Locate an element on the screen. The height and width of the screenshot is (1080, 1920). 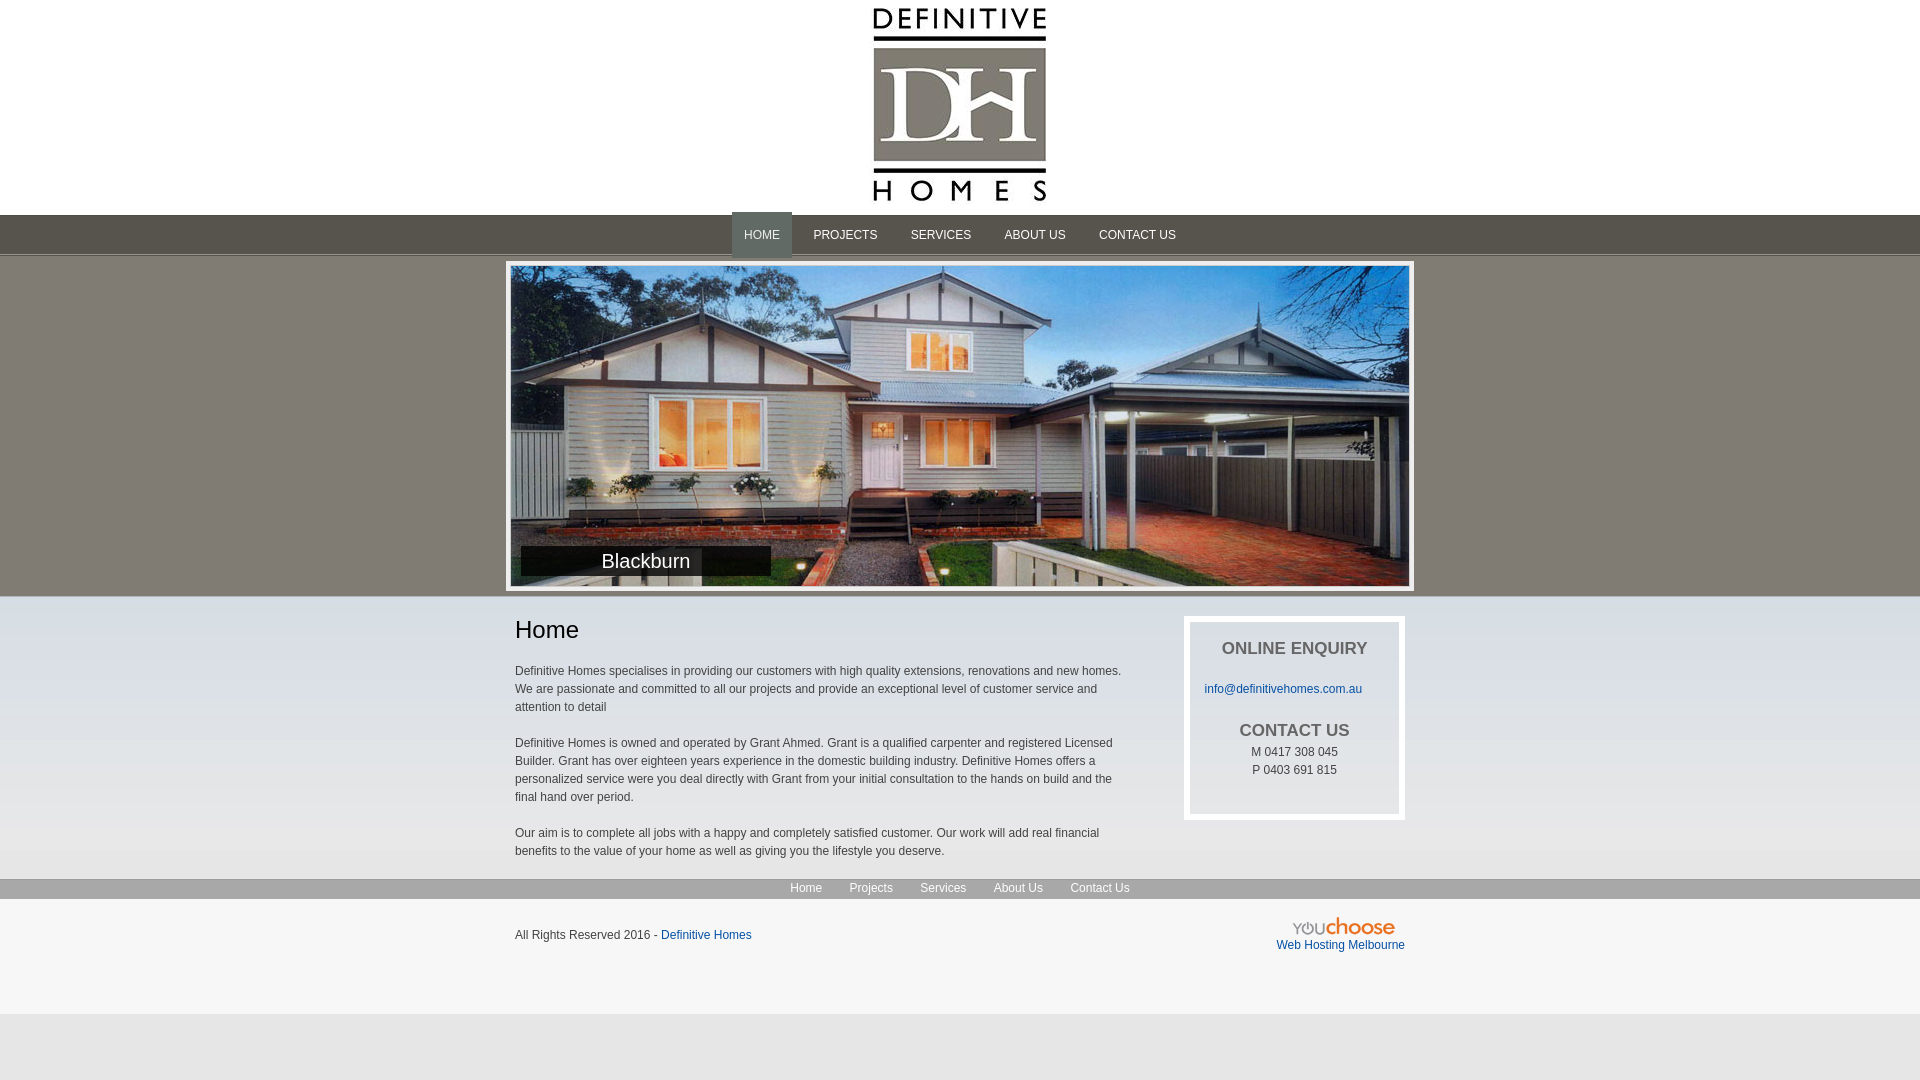
'CONTACT US' is located at coordinates (1137, 234).